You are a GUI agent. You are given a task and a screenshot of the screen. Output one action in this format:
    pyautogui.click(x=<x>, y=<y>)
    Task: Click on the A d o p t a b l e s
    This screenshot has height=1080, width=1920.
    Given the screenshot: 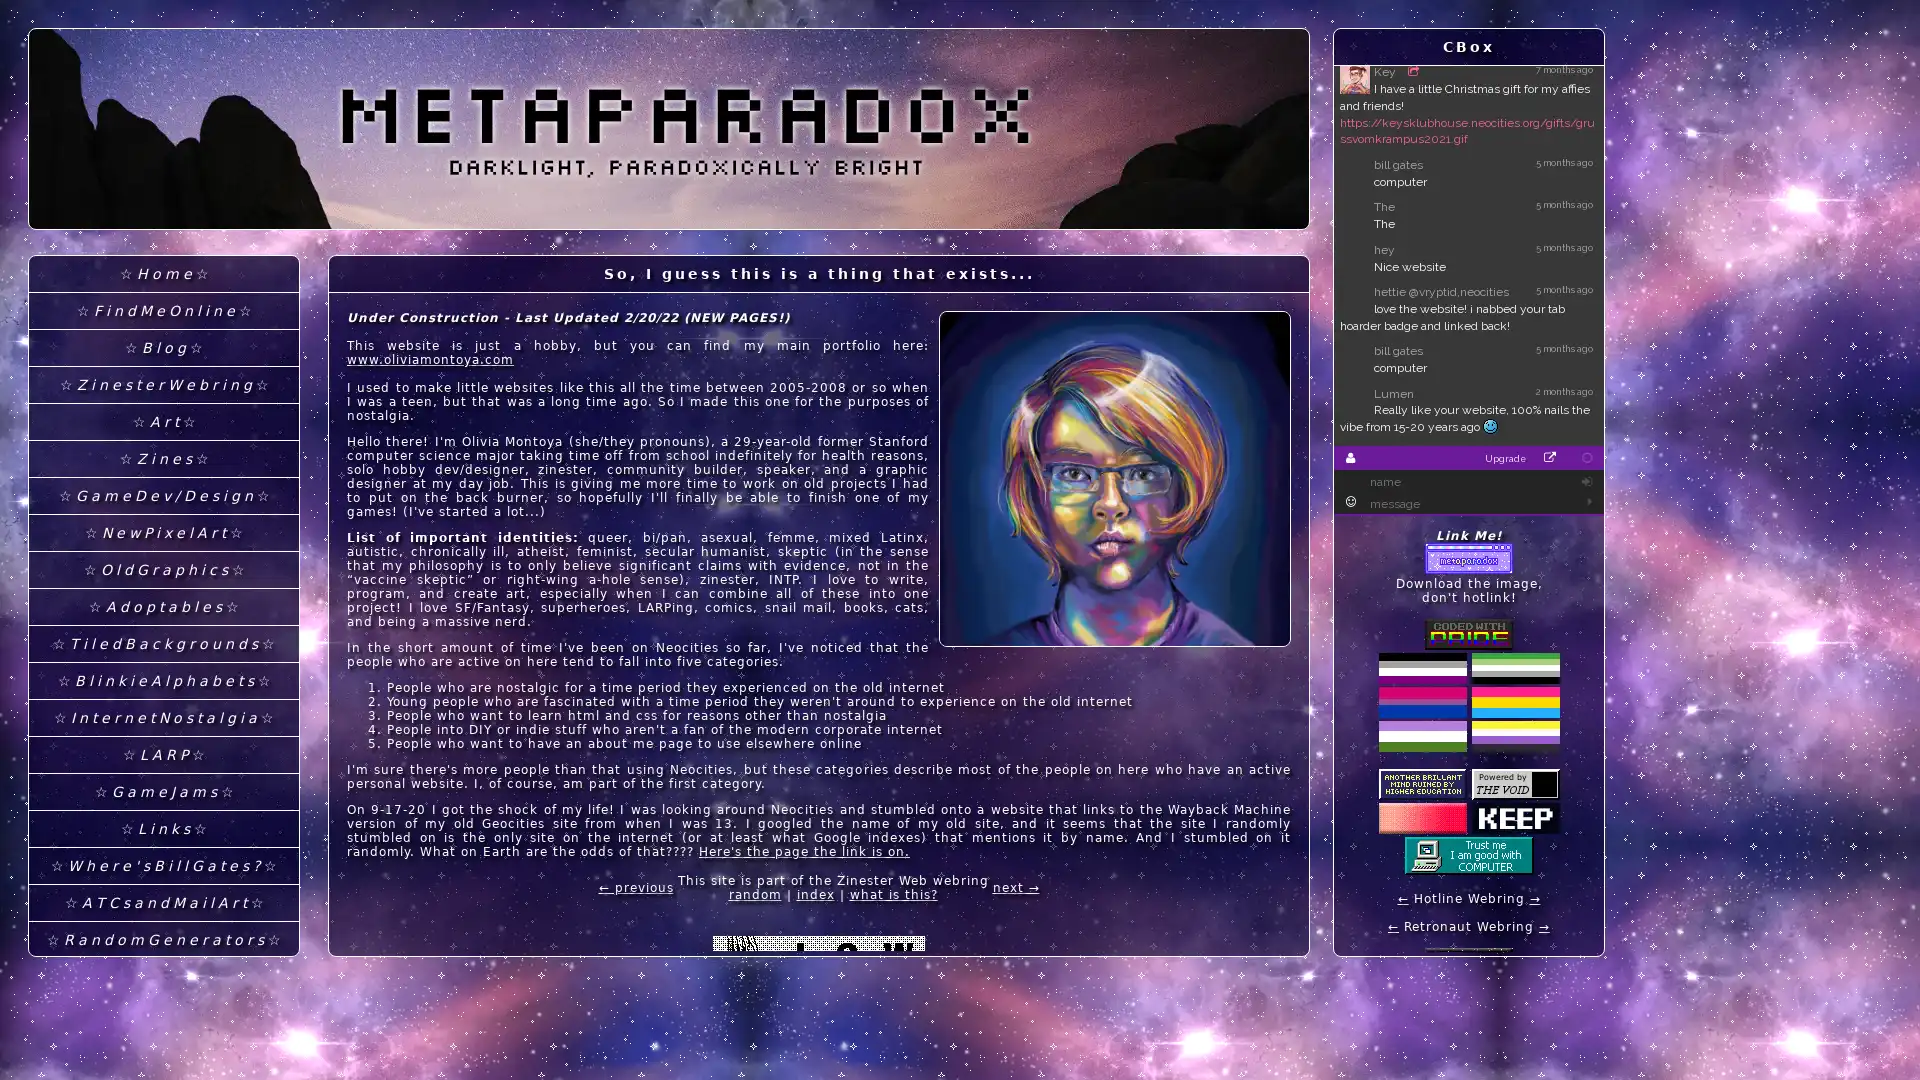 What is the action you would take?
    pyautogui.click(x=163, y=606)
    